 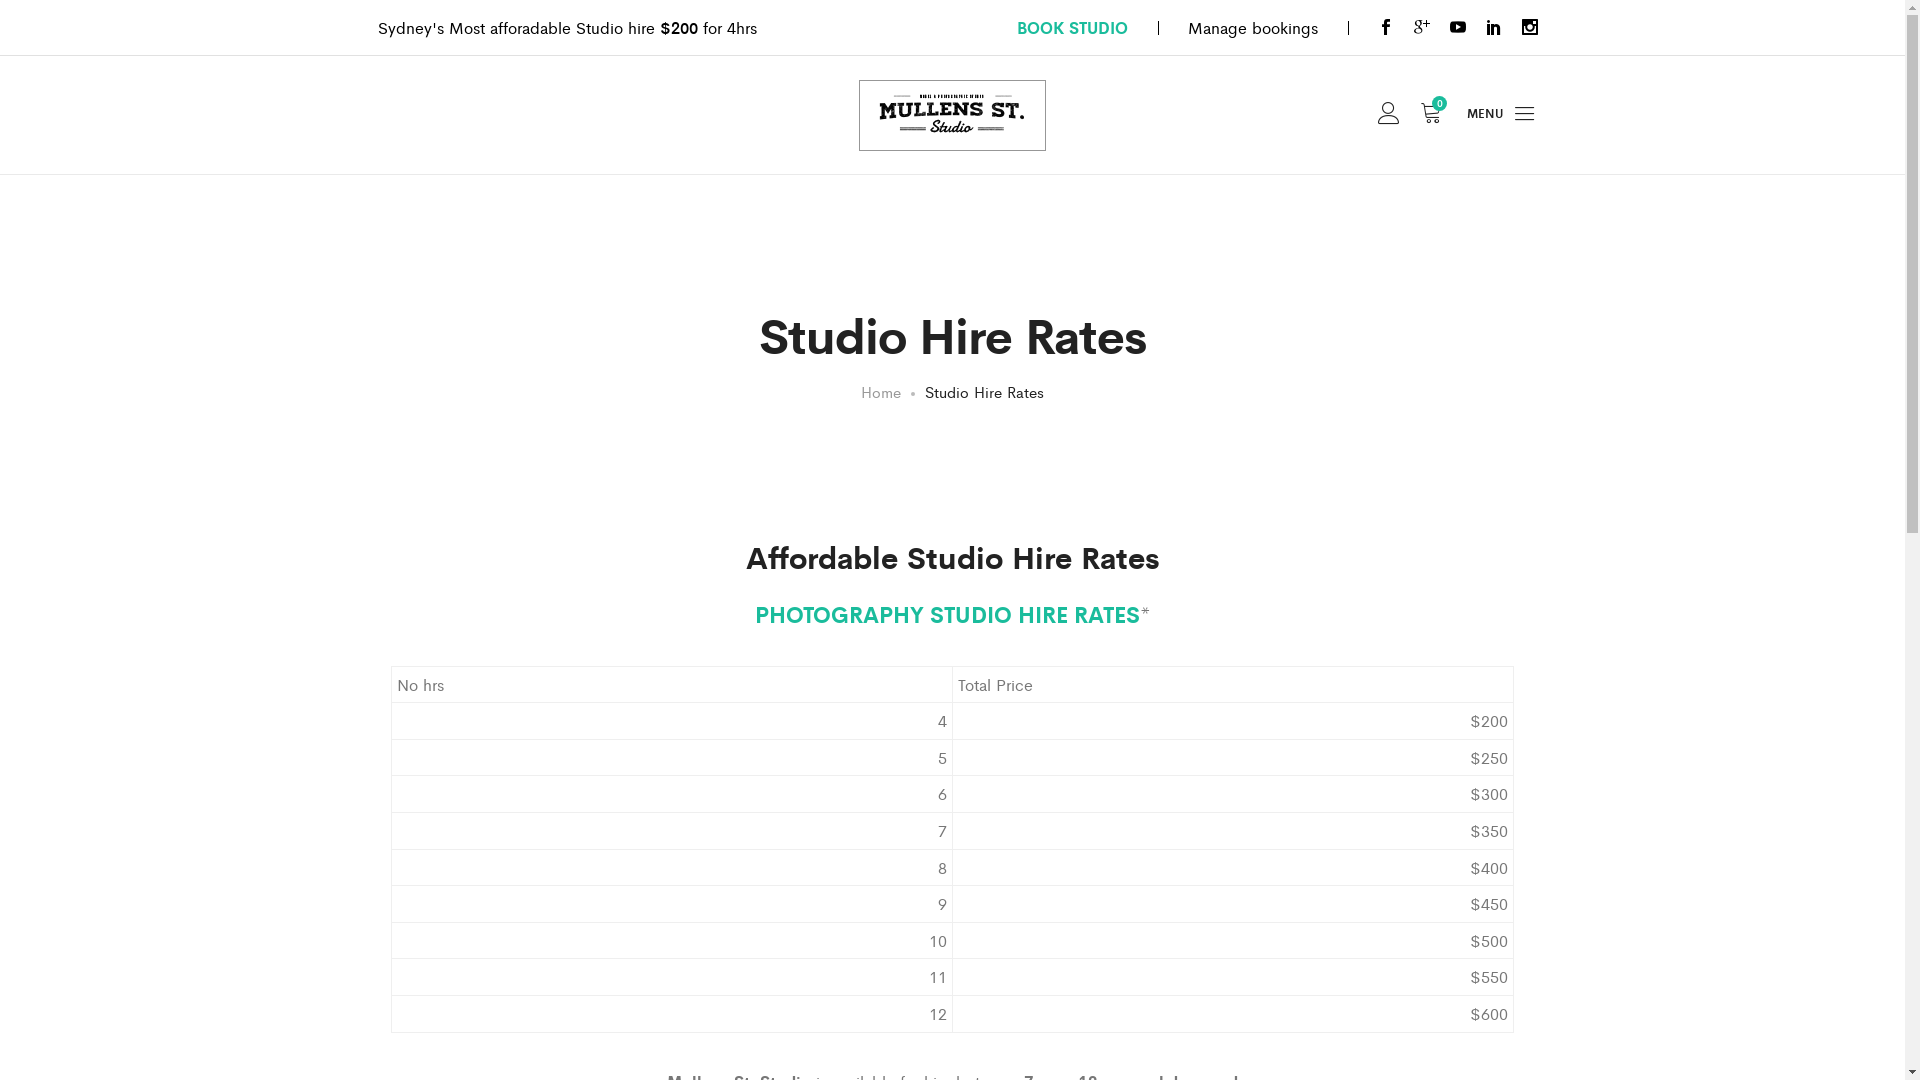 What do you see at coordinates (1070, 27) in the screenshot?
I see `'BOOK STUDIO'` at bounding box center [1070, 27].